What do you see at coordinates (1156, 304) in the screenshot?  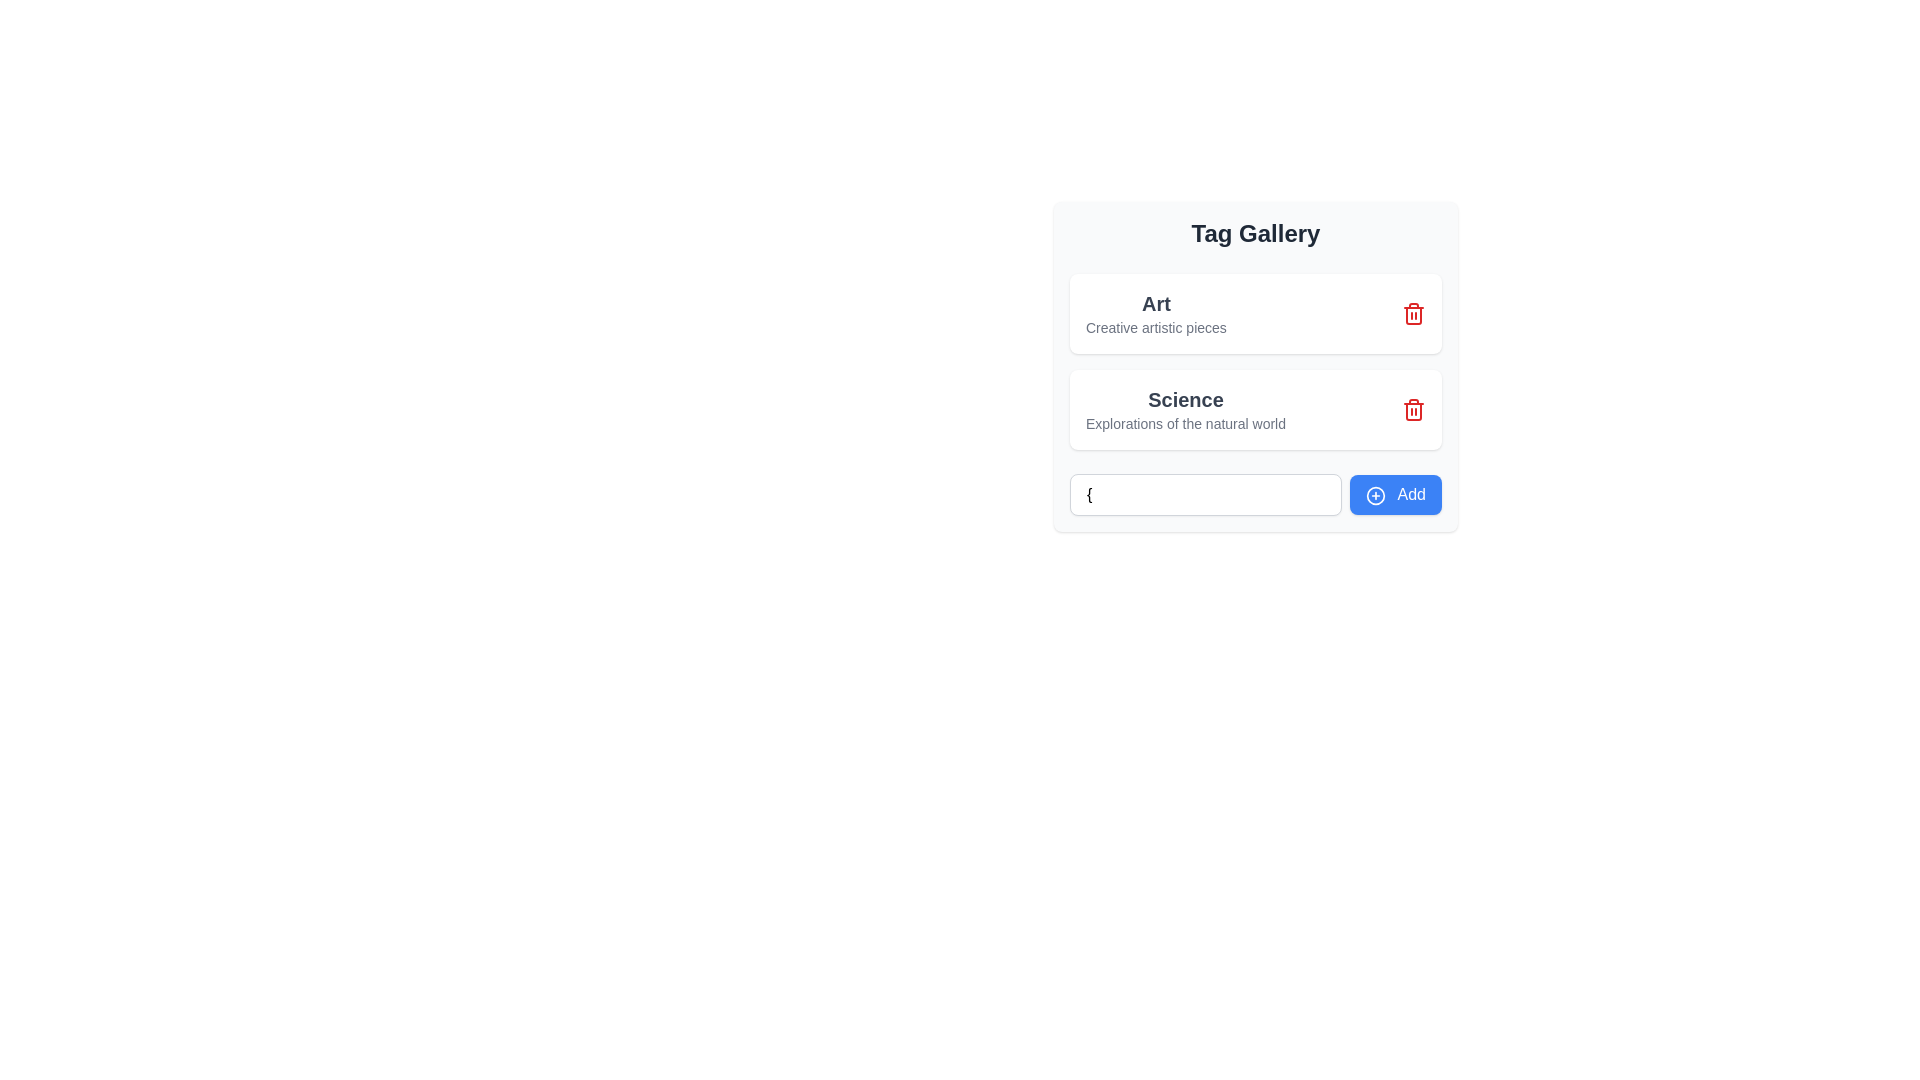 I see `text label displaying 'Art' which is styled in bold, larger font and located above the supporting text in the 'Tag Gallery' section` at bounding box center [1156, 304].